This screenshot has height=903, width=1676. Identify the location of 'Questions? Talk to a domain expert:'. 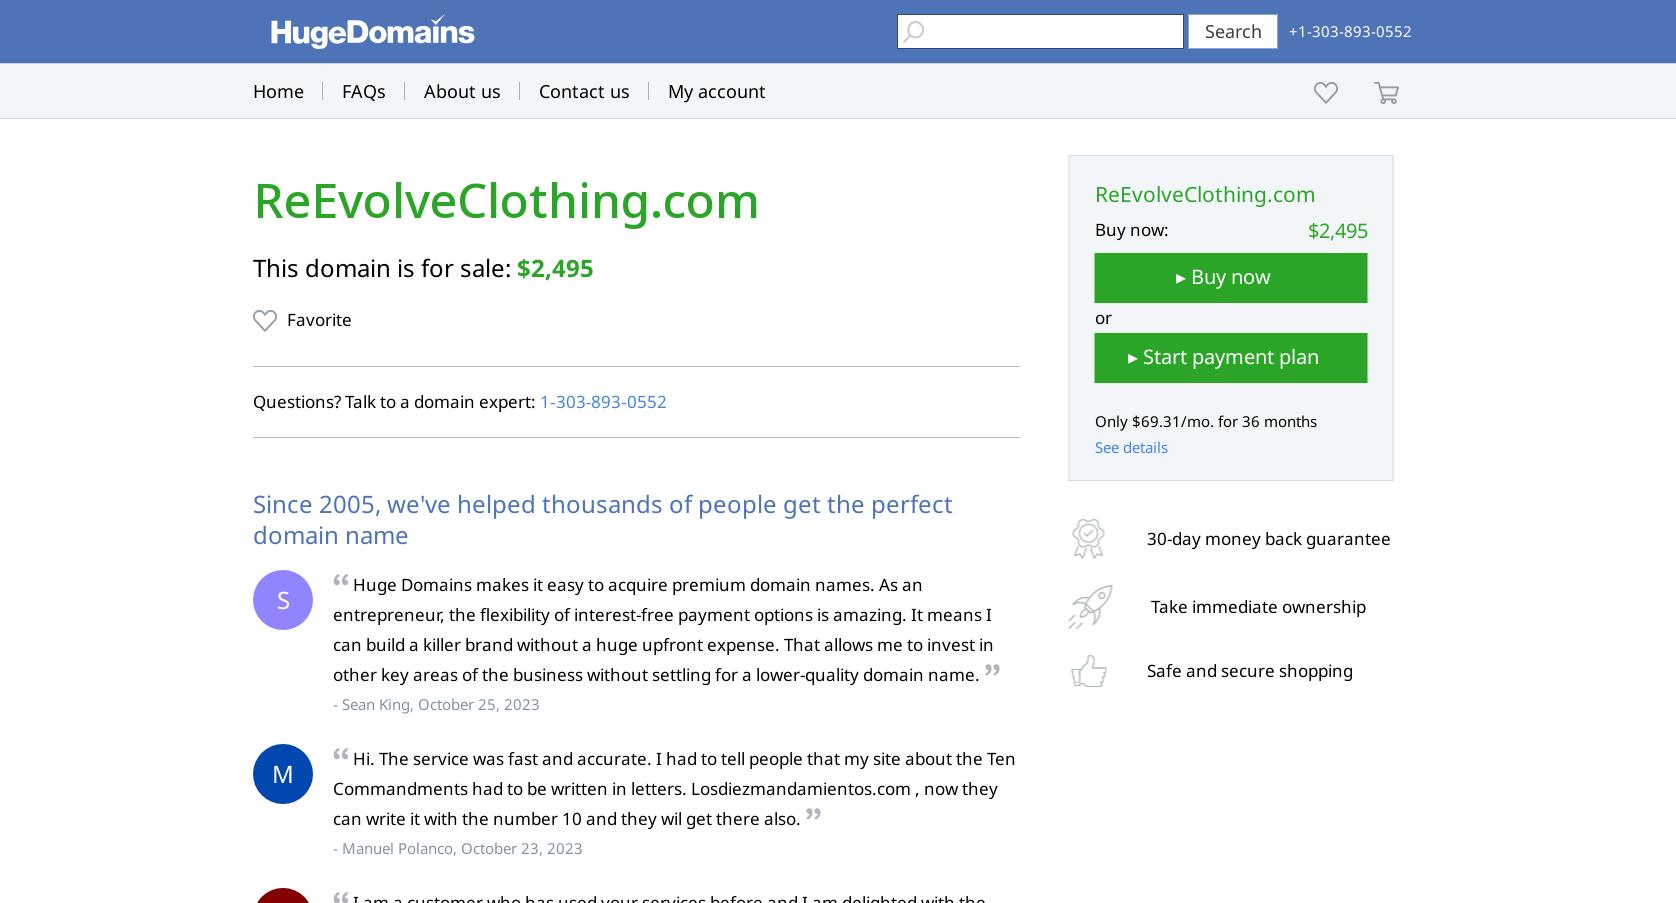
(395, 400).